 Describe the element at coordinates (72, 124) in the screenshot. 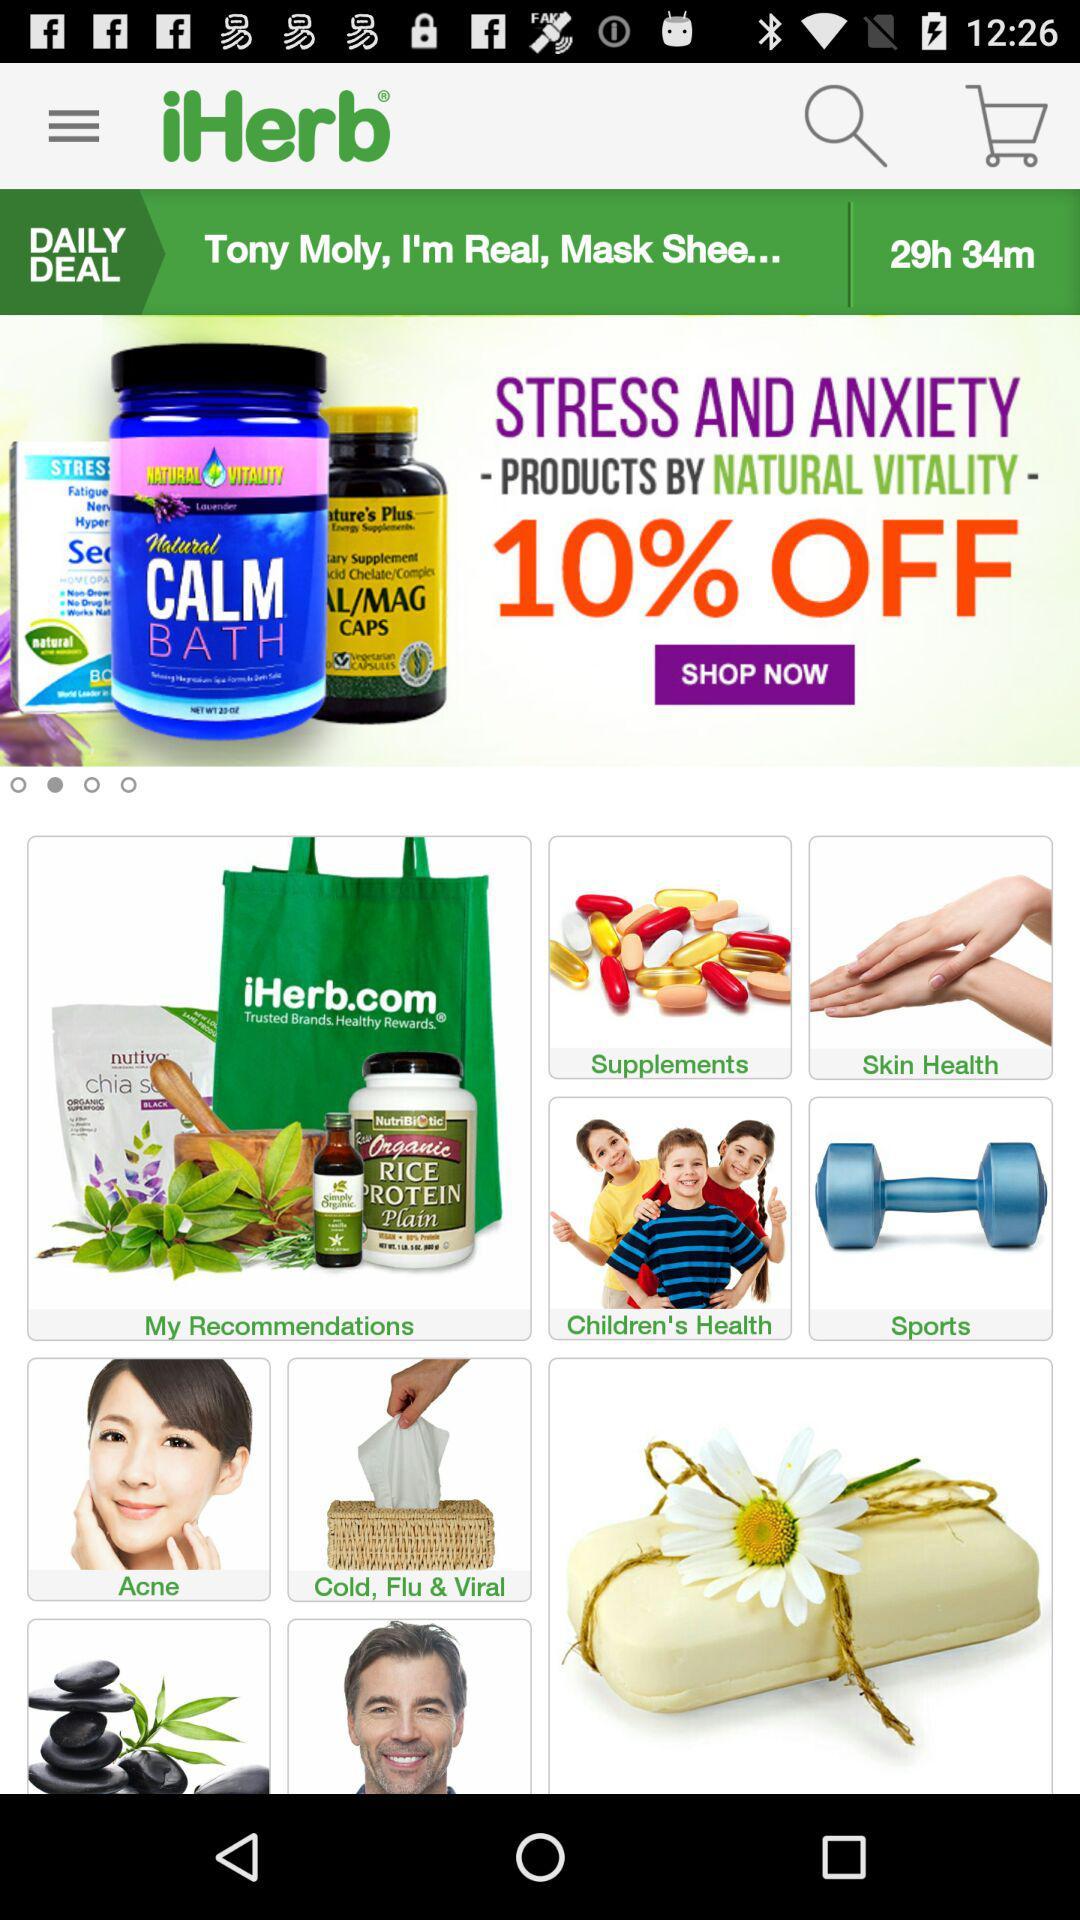

I see `menu option` at that location.